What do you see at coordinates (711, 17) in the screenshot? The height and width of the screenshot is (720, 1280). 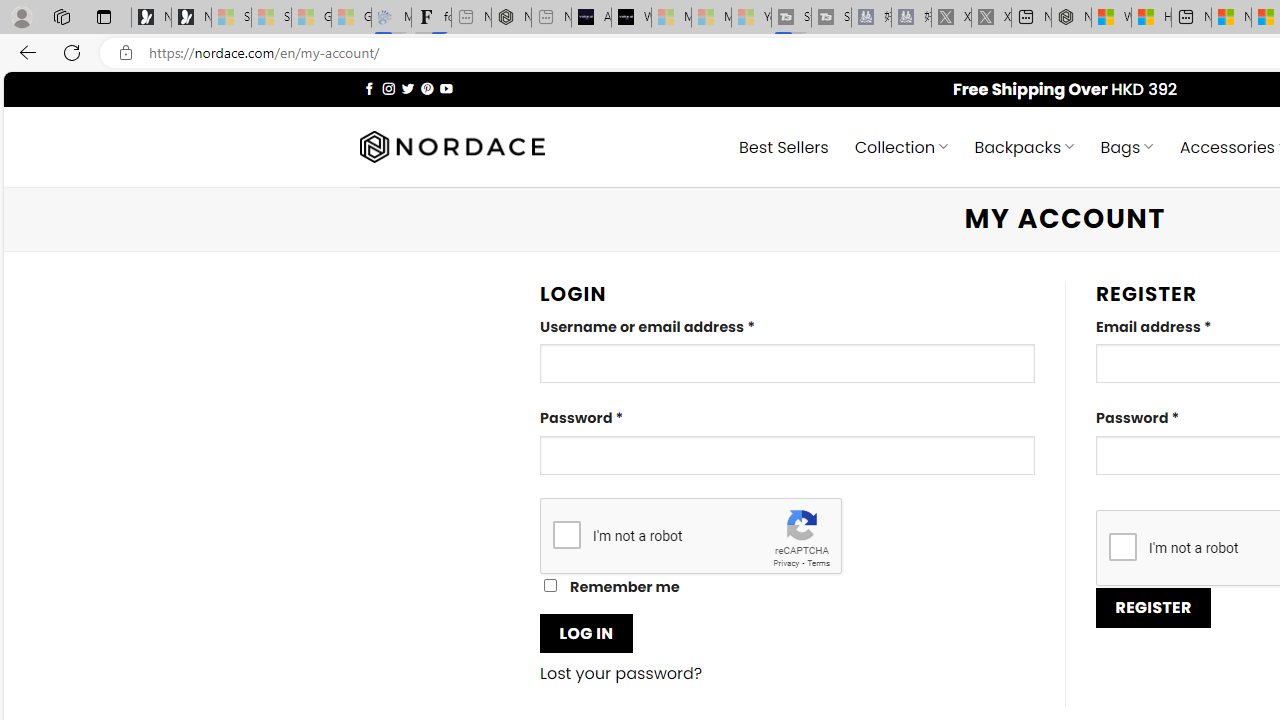 I see `'Microsoft Start - Sleeping'` at bounding box center [711, 17].